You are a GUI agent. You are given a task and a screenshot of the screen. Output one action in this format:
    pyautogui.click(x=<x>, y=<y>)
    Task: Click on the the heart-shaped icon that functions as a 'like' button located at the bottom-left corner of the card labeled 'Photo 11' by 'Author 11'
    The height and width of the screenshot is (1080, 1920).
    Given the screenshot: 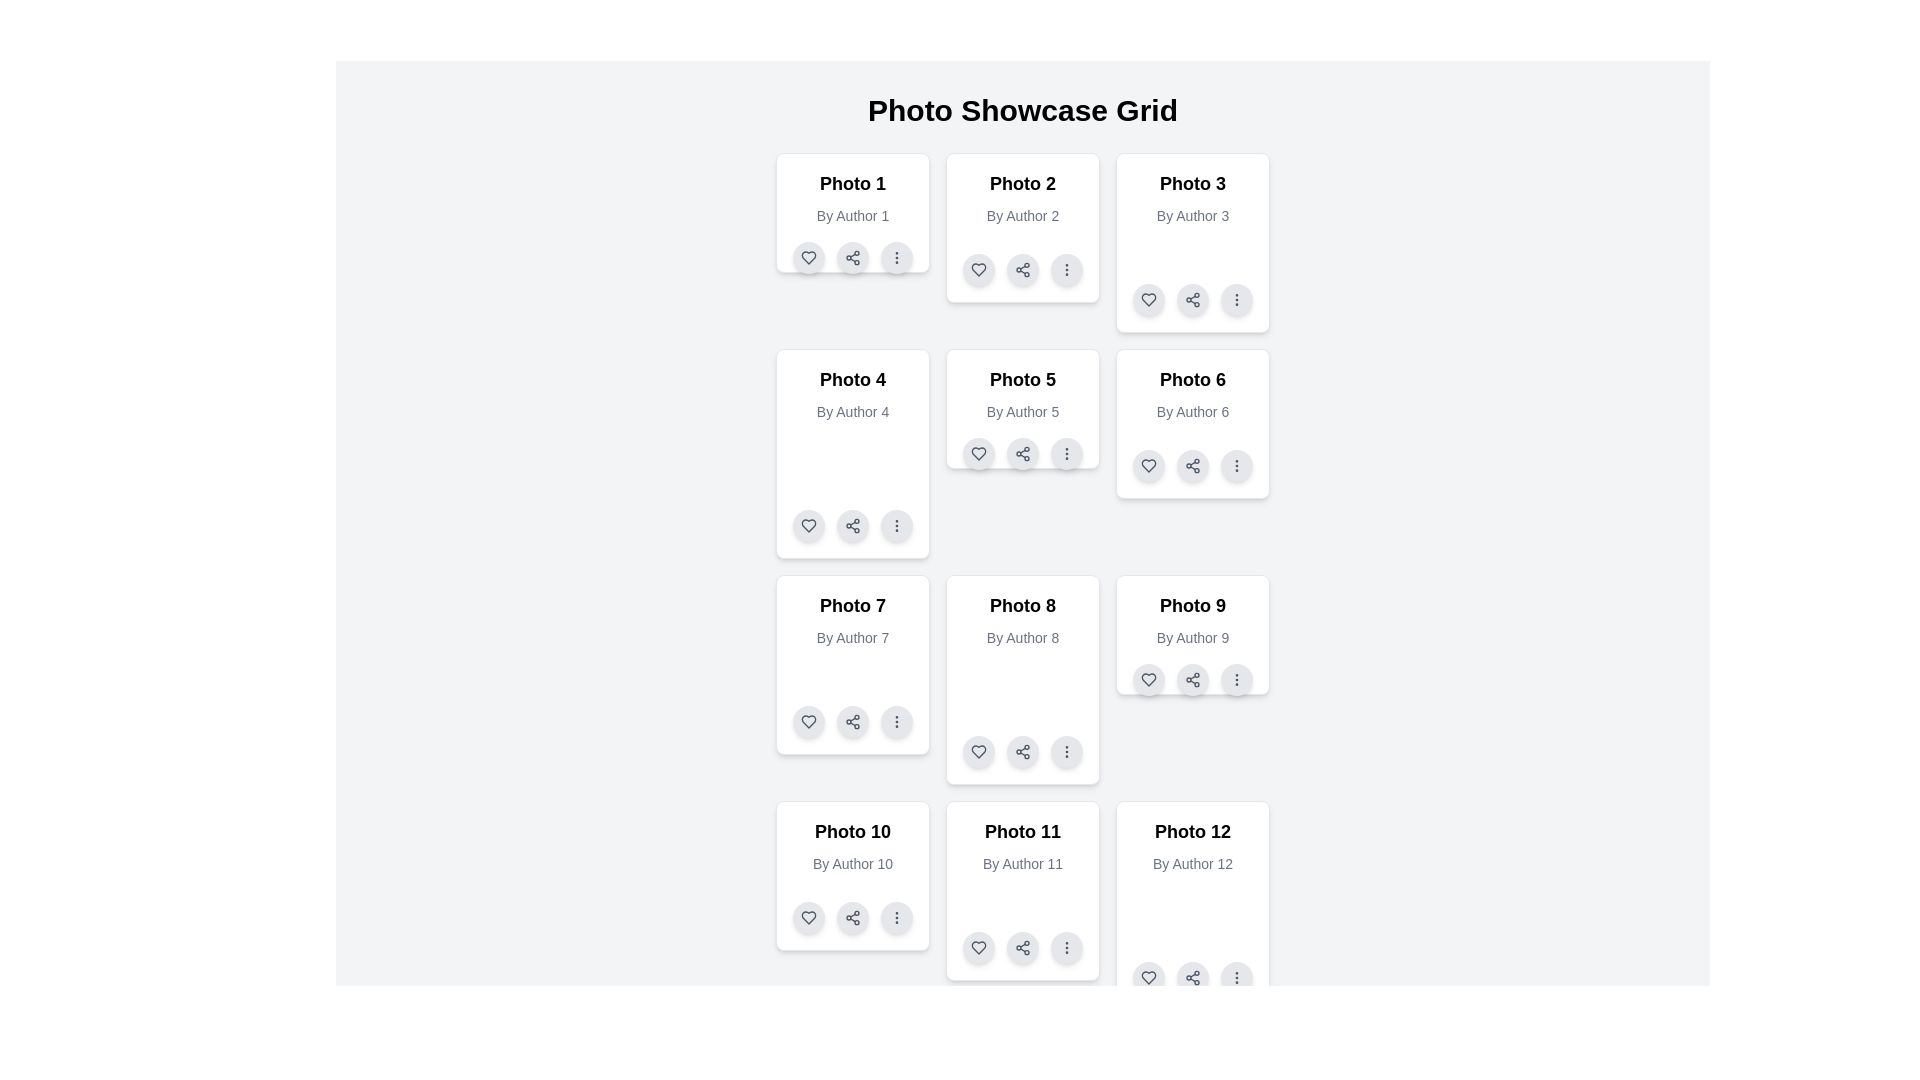 What is the action you would take?
    pyautogui.click(x=979, y=947)
    